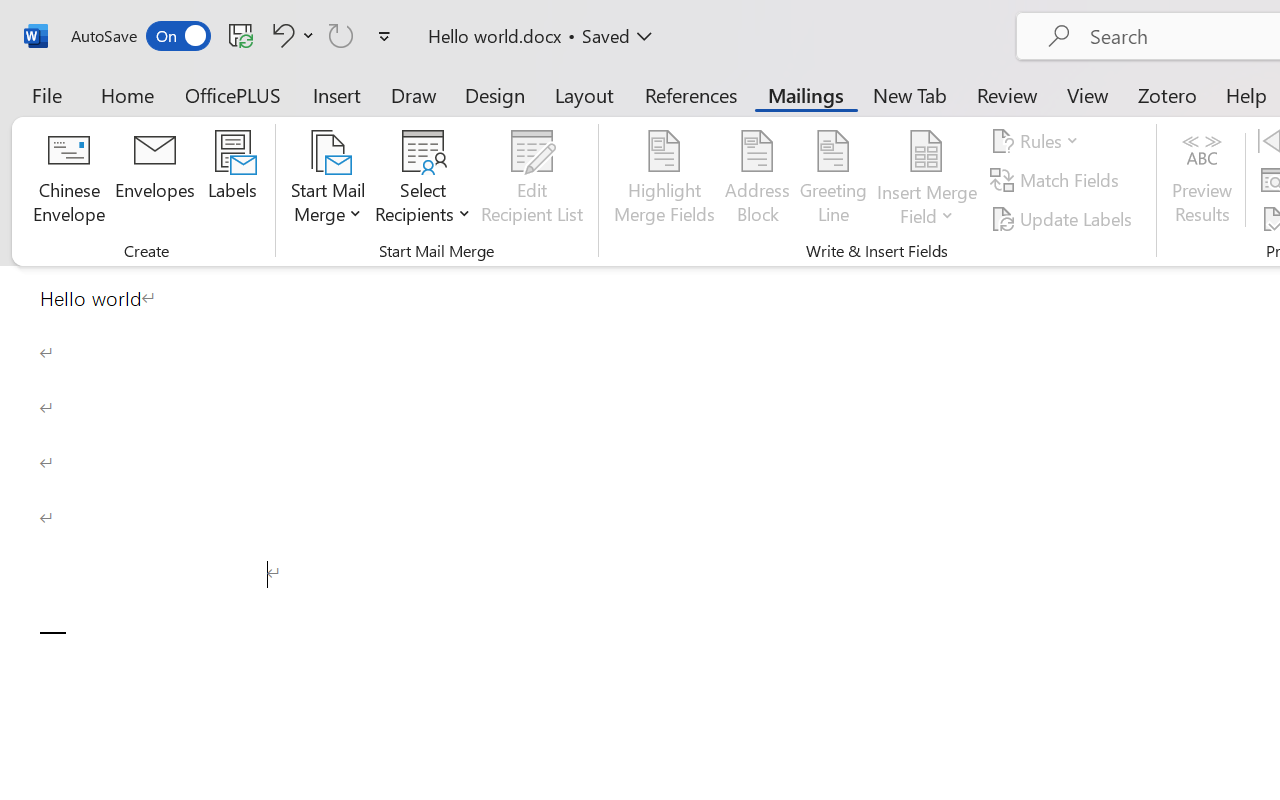  I want to click on 'References', so click(691, 94).